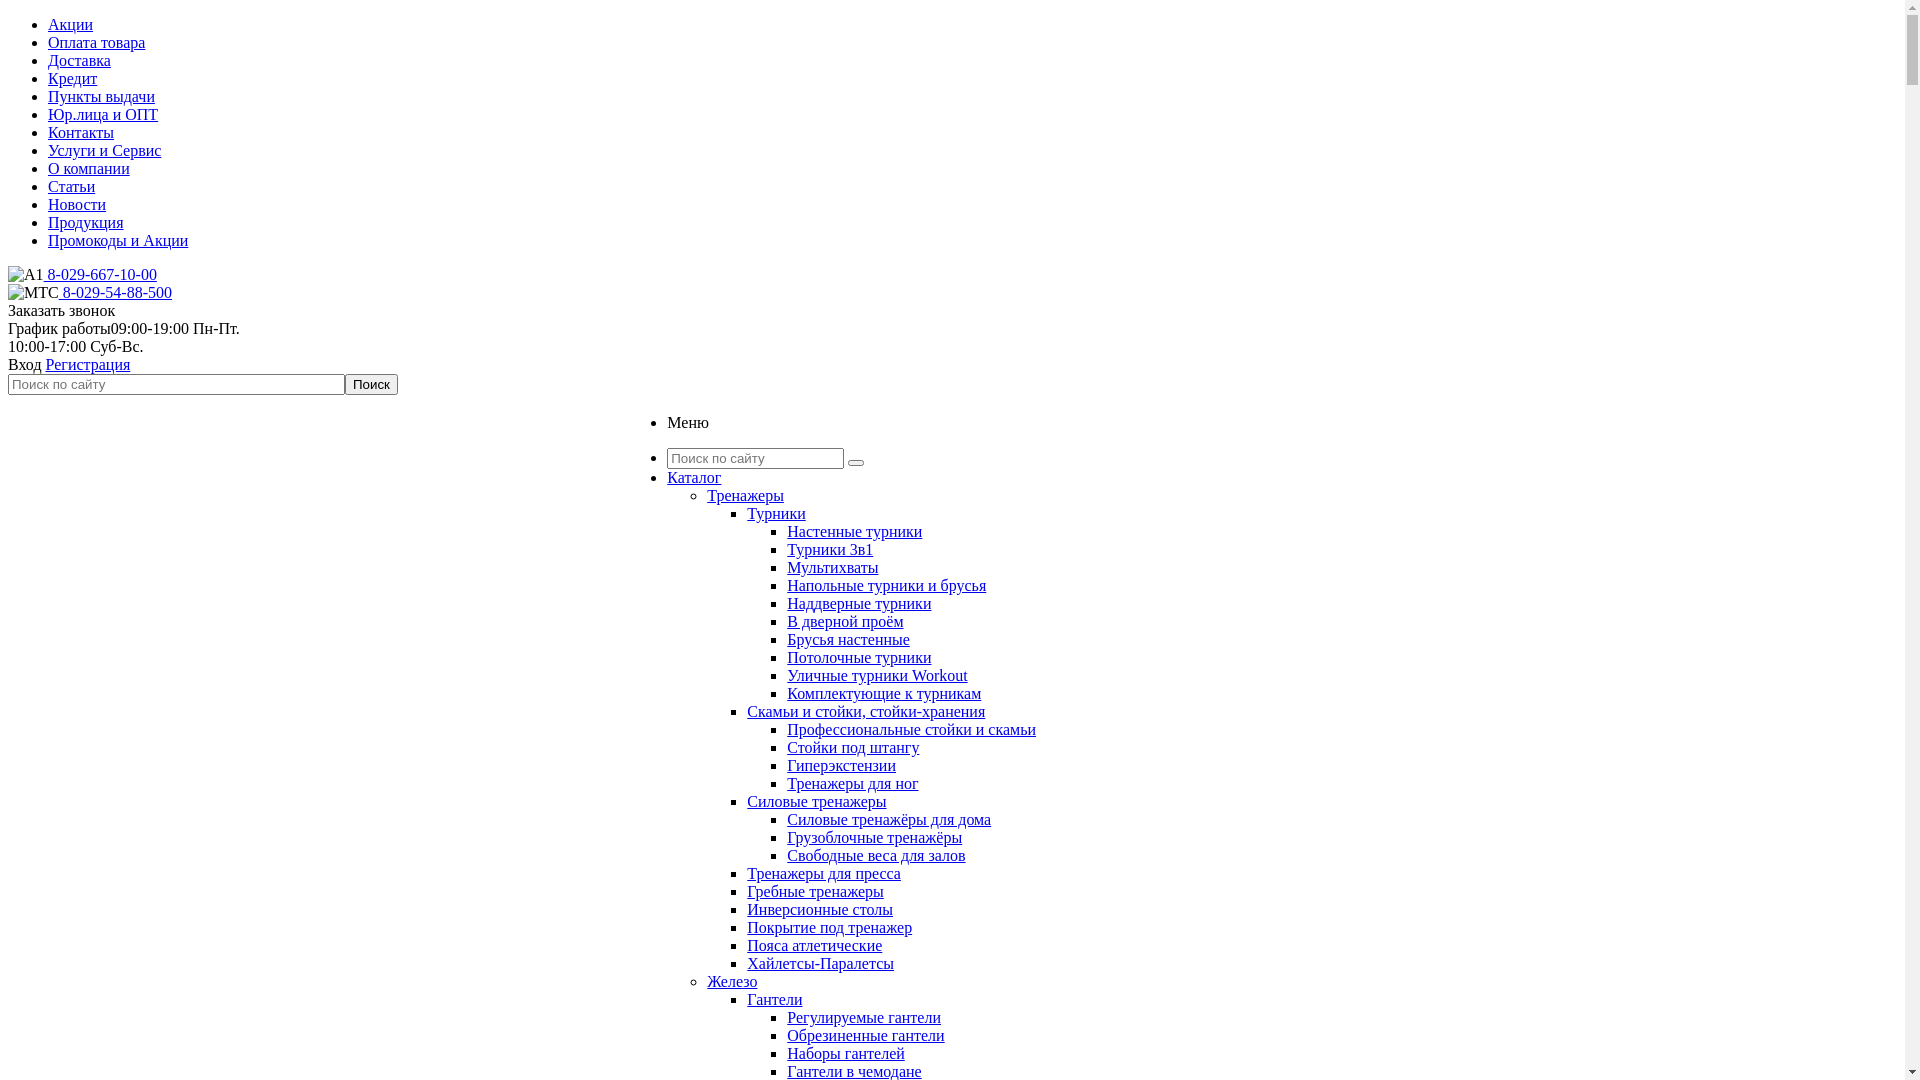 Image resolution: width=1920 pixels, height=1080 pixels. What do you see at coordinates (58, 292) in the screenshot?
I see `'8-029-54-88-500'` at bounding box center [58, 292].